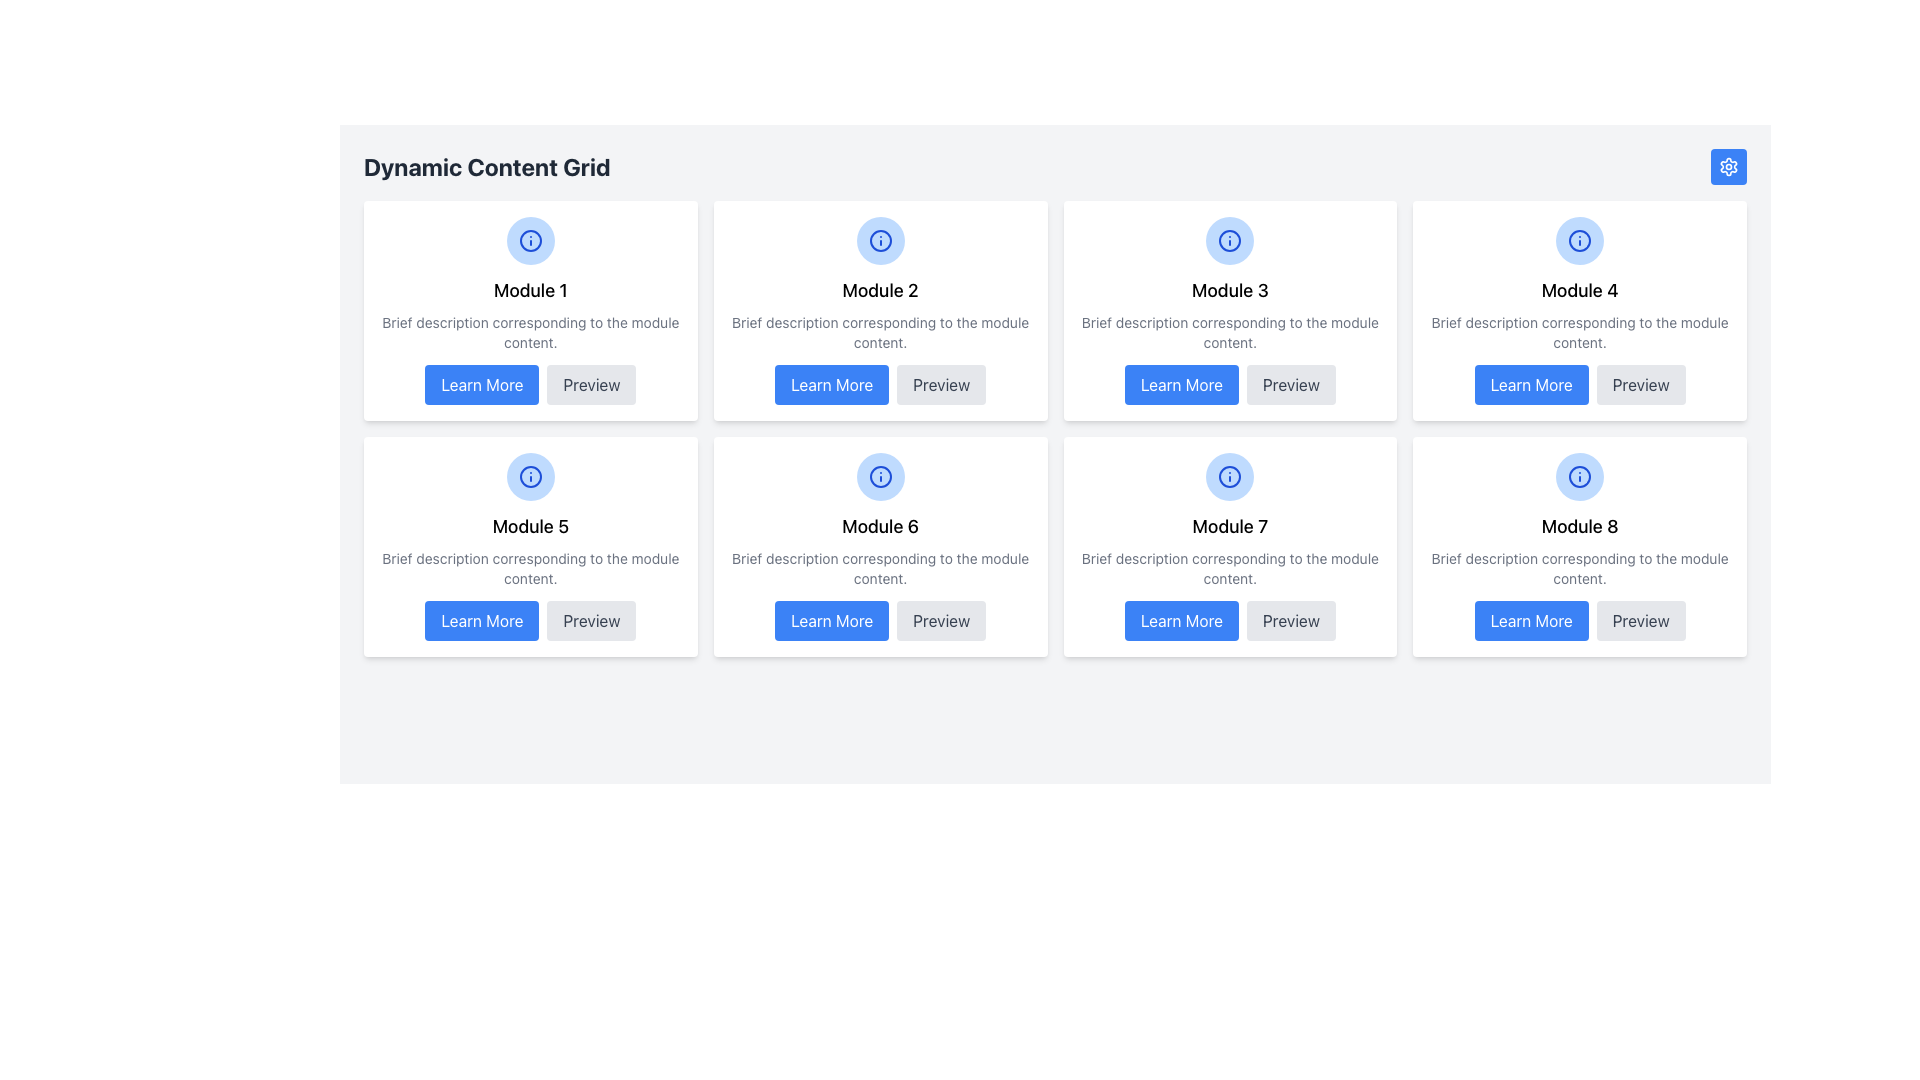 The height and width of the screenshot is (1080, 1920). I want to click on the information icon located at the center-top of the 'Module 2' card to interact with the associated information, so click(880, 239).